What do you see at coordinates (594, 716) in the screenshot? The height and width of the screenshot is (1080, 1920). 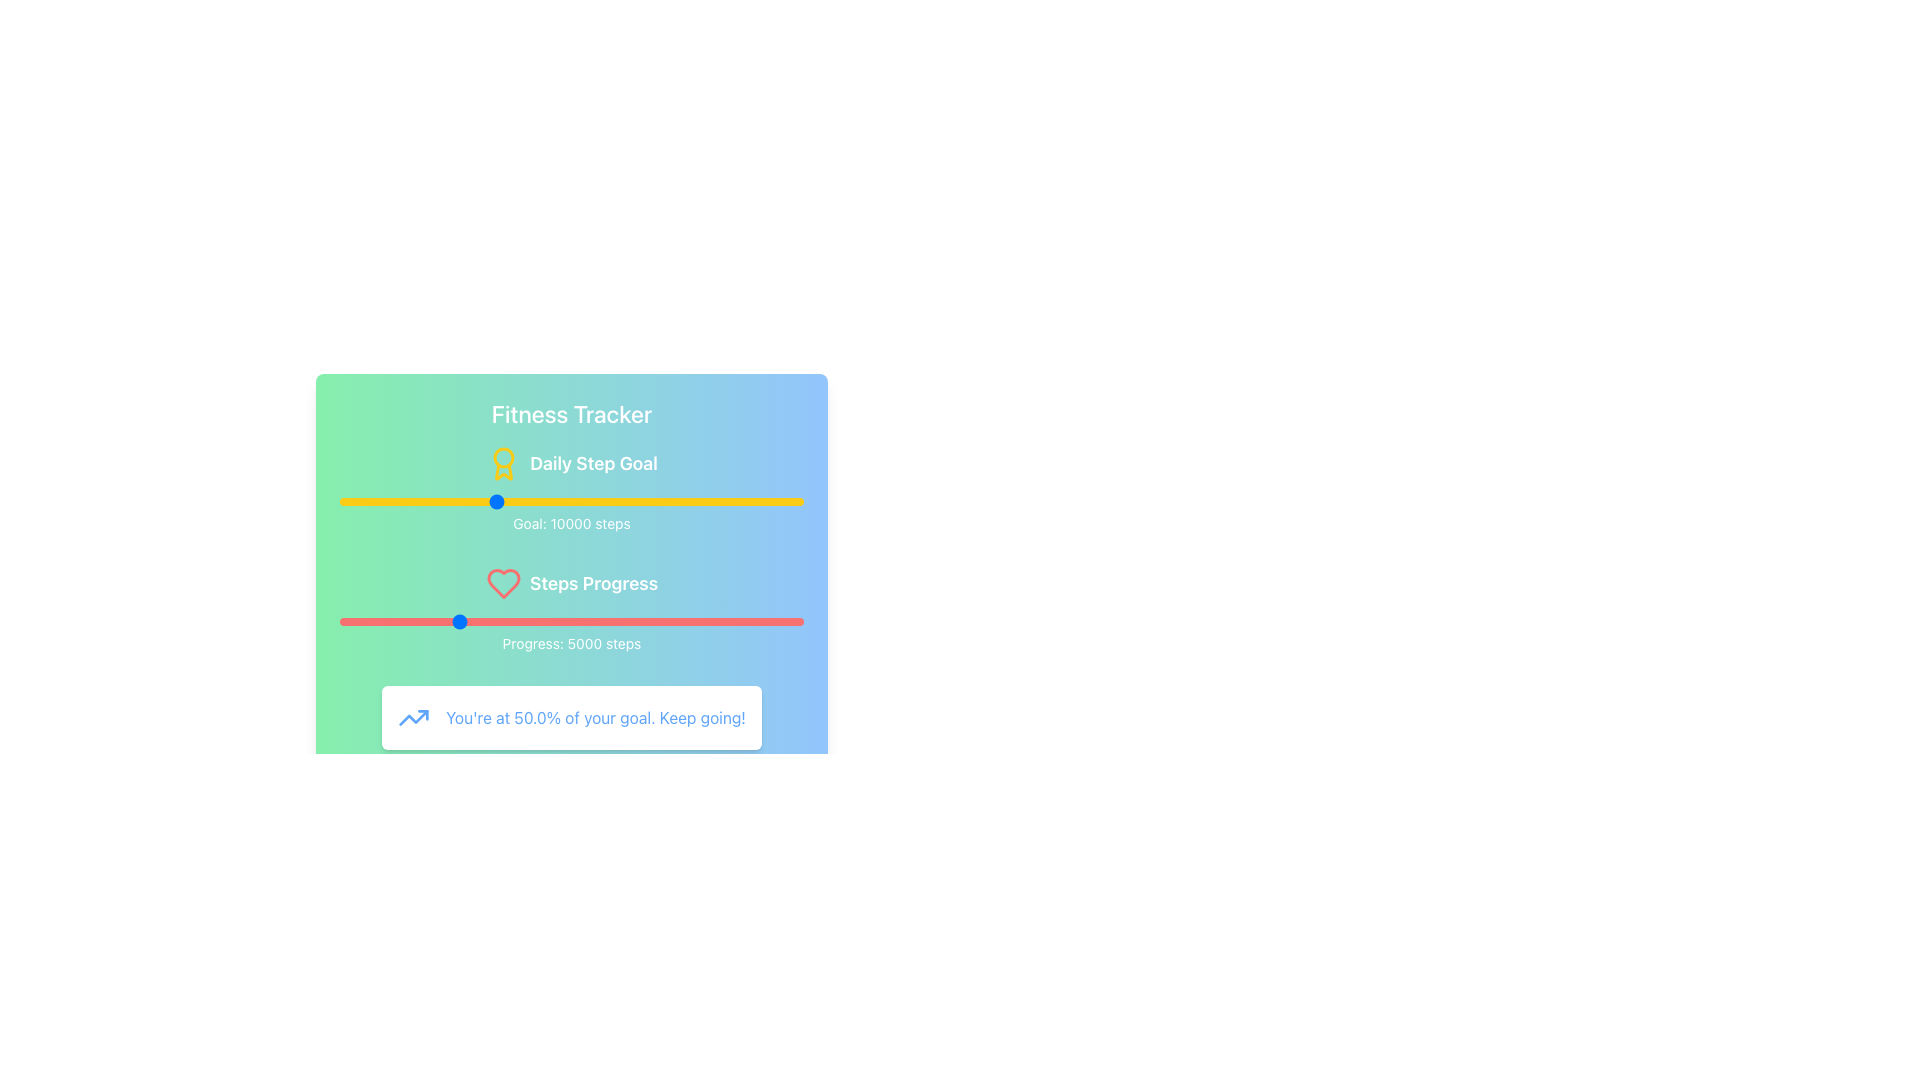 I see `the motivational feedback Text Display element, which shows progress as a percentage and is located to the right of a blue trending-up icon in the fitness tracker dashboard` at bounding box center [594, 716].